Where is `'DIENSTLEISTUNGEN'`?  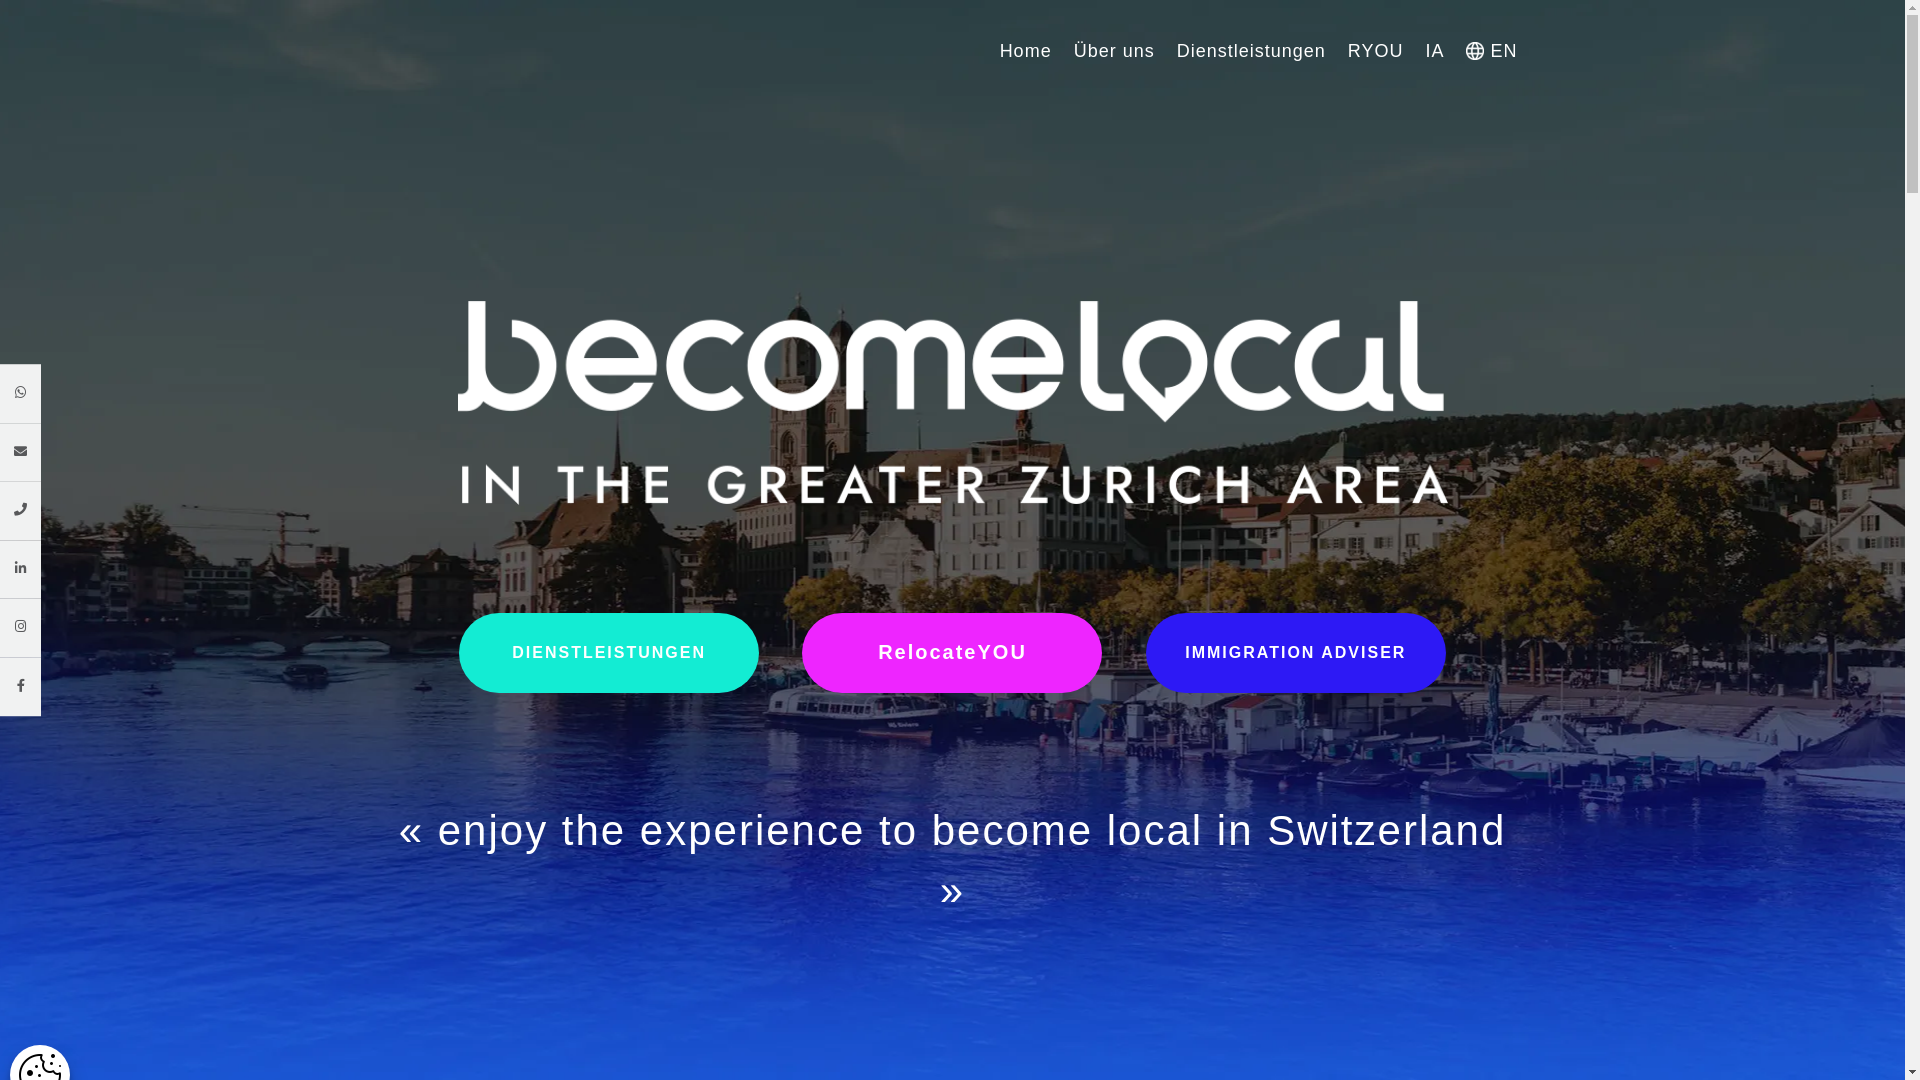 'DIENSTLEISTUNGEN' is located at coordinates (458, 651).